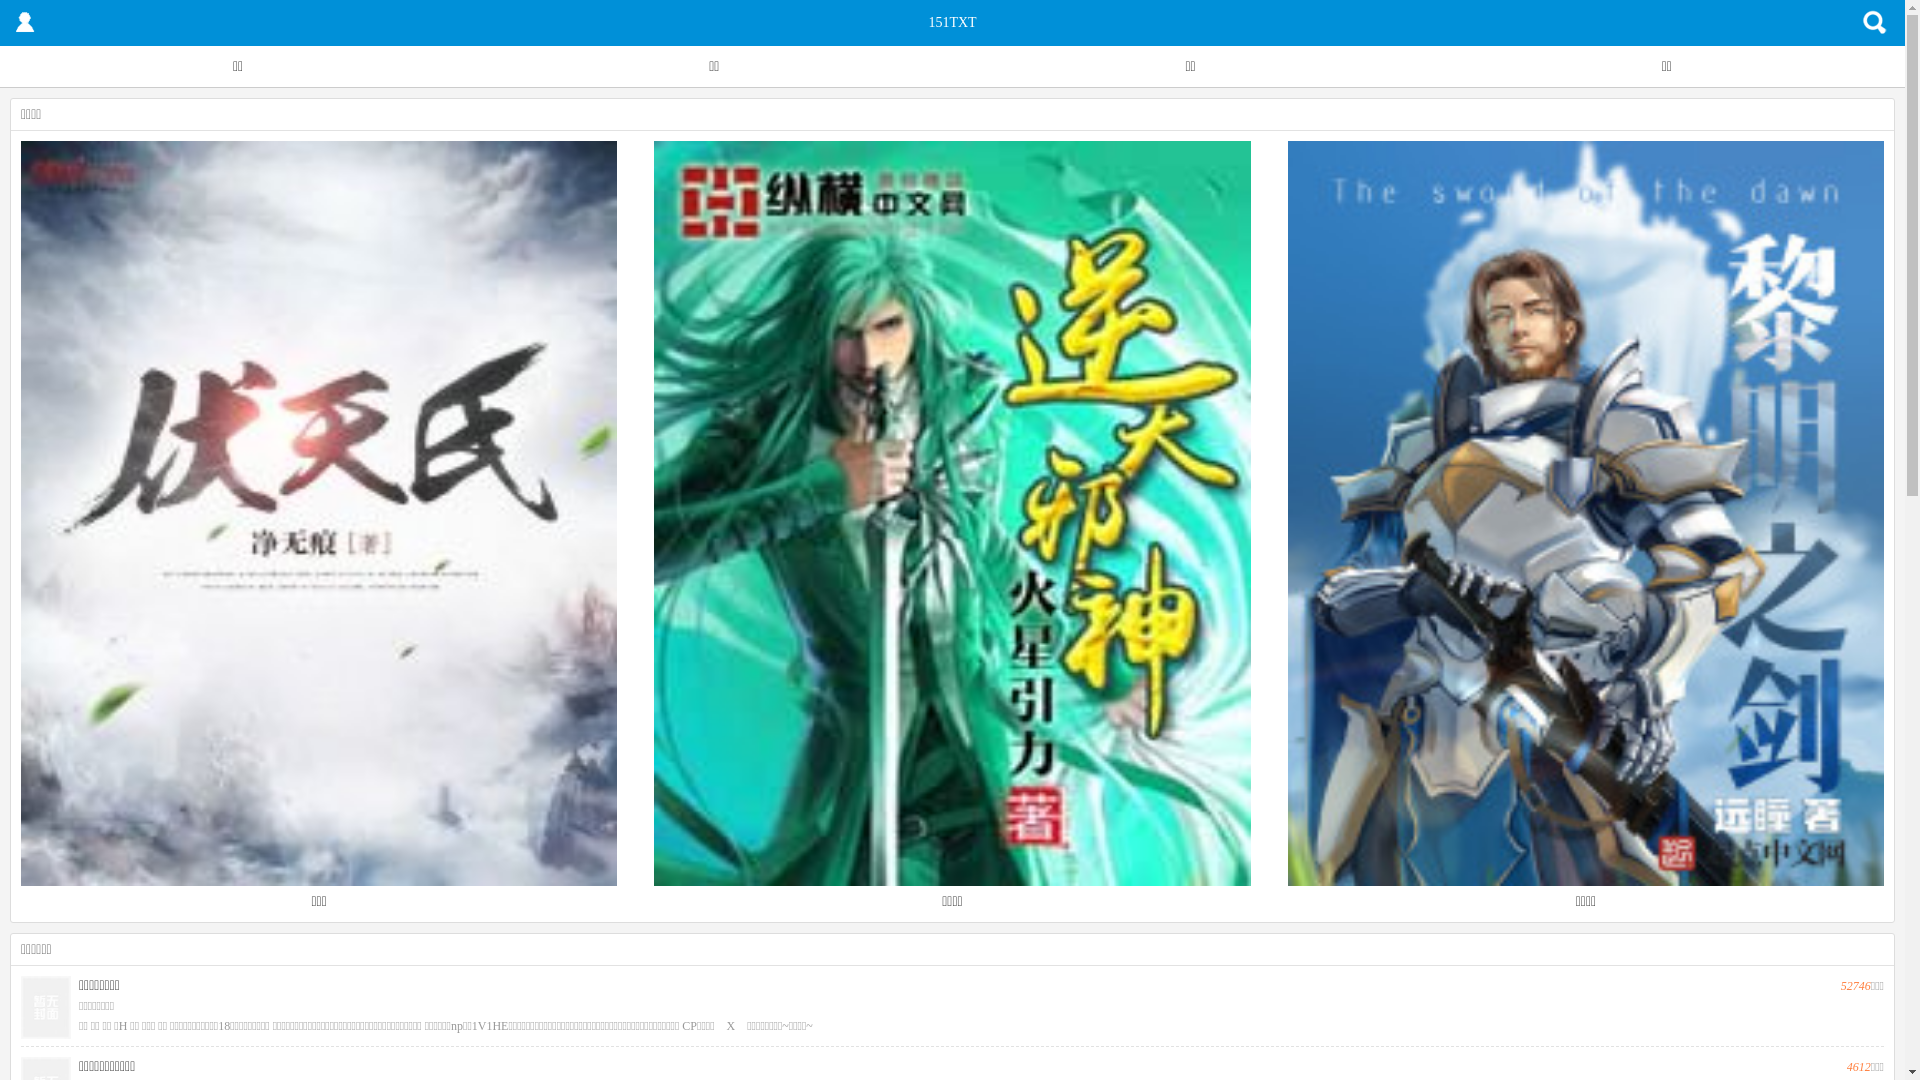 Image resolution: width=1920 pixels, height=1080 pixels. What do you see at coordinates (1874, 23) in the screenshot?
I see `' '` at bounding box center [1874, 23].